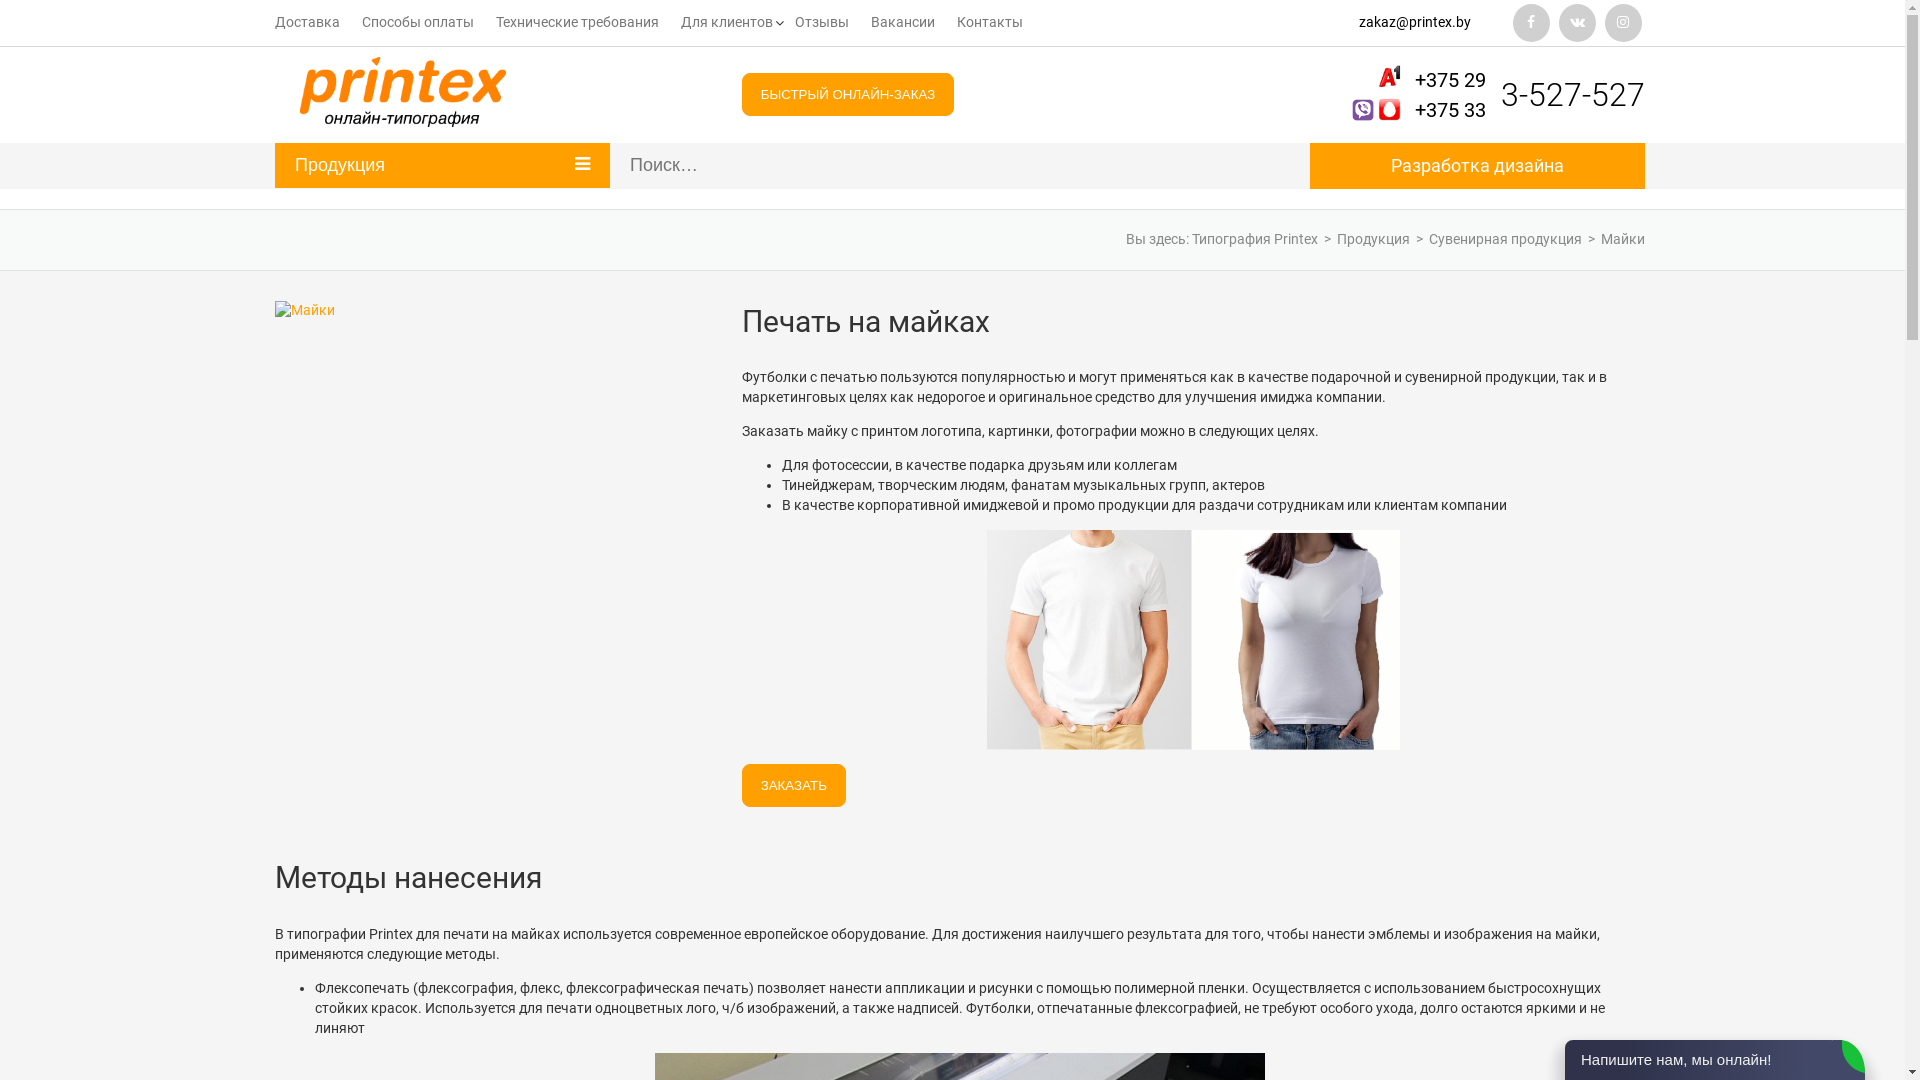  I want to click on 'zakaz@printex.by', so click(1419, 23).